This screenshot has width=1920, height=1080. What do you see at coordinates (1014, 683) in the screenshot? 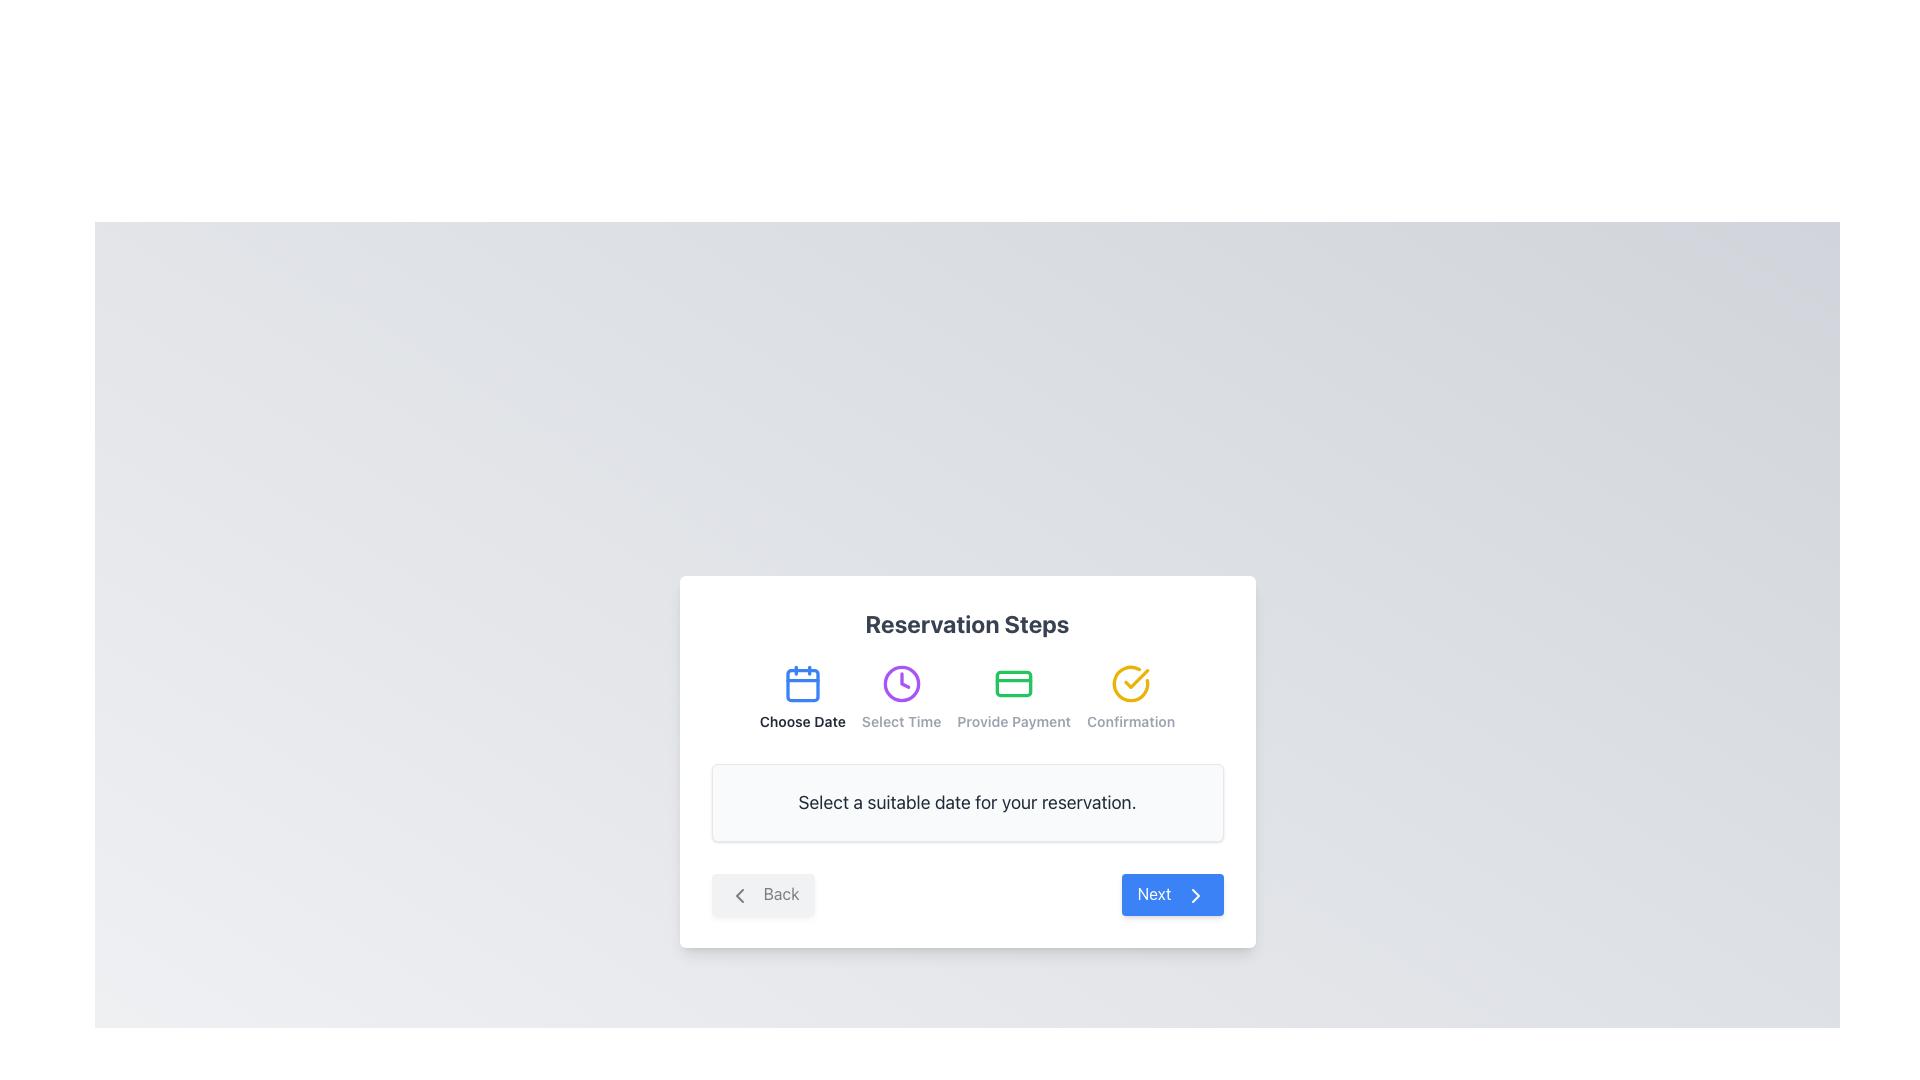
I see `the credit card icon in the 'Provide Payment' section of the 'Reservation Steps' UI component to indicate the payment step in the reservation process` at bounding box center [1014, 683].